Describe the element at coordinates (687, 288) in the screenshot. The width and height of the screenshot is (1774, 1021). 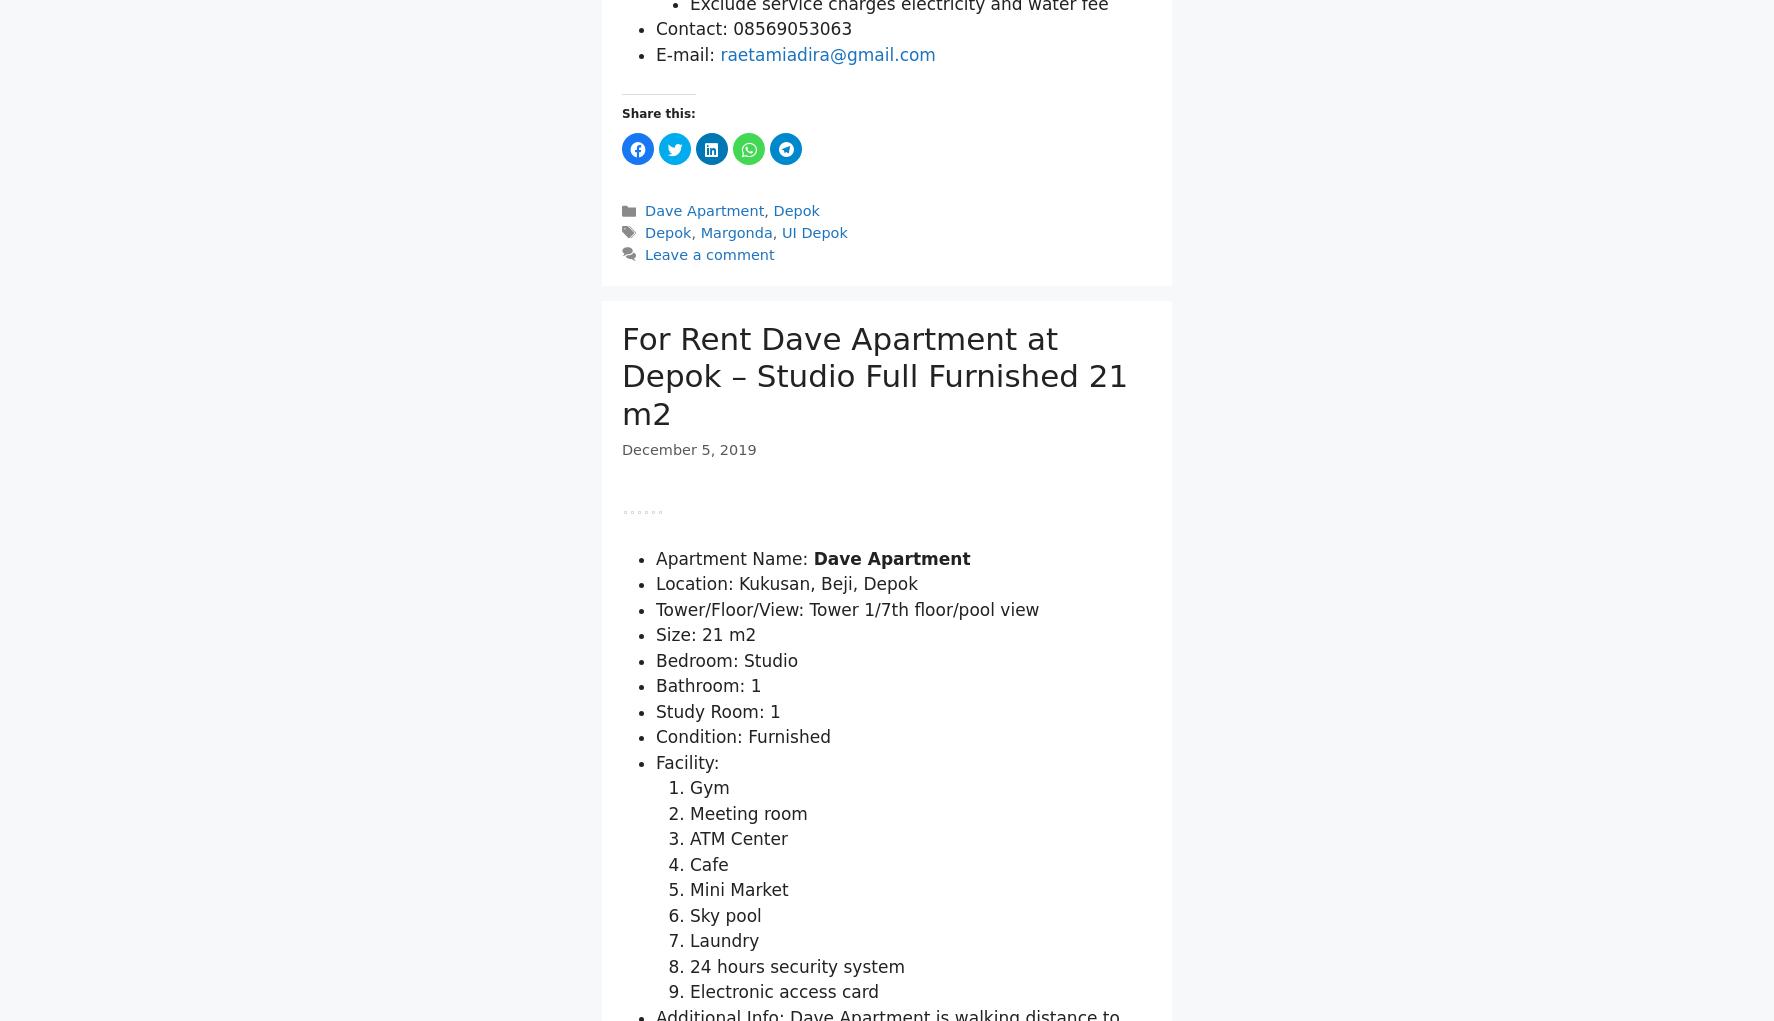
I see `'E-mail:'` at that location.